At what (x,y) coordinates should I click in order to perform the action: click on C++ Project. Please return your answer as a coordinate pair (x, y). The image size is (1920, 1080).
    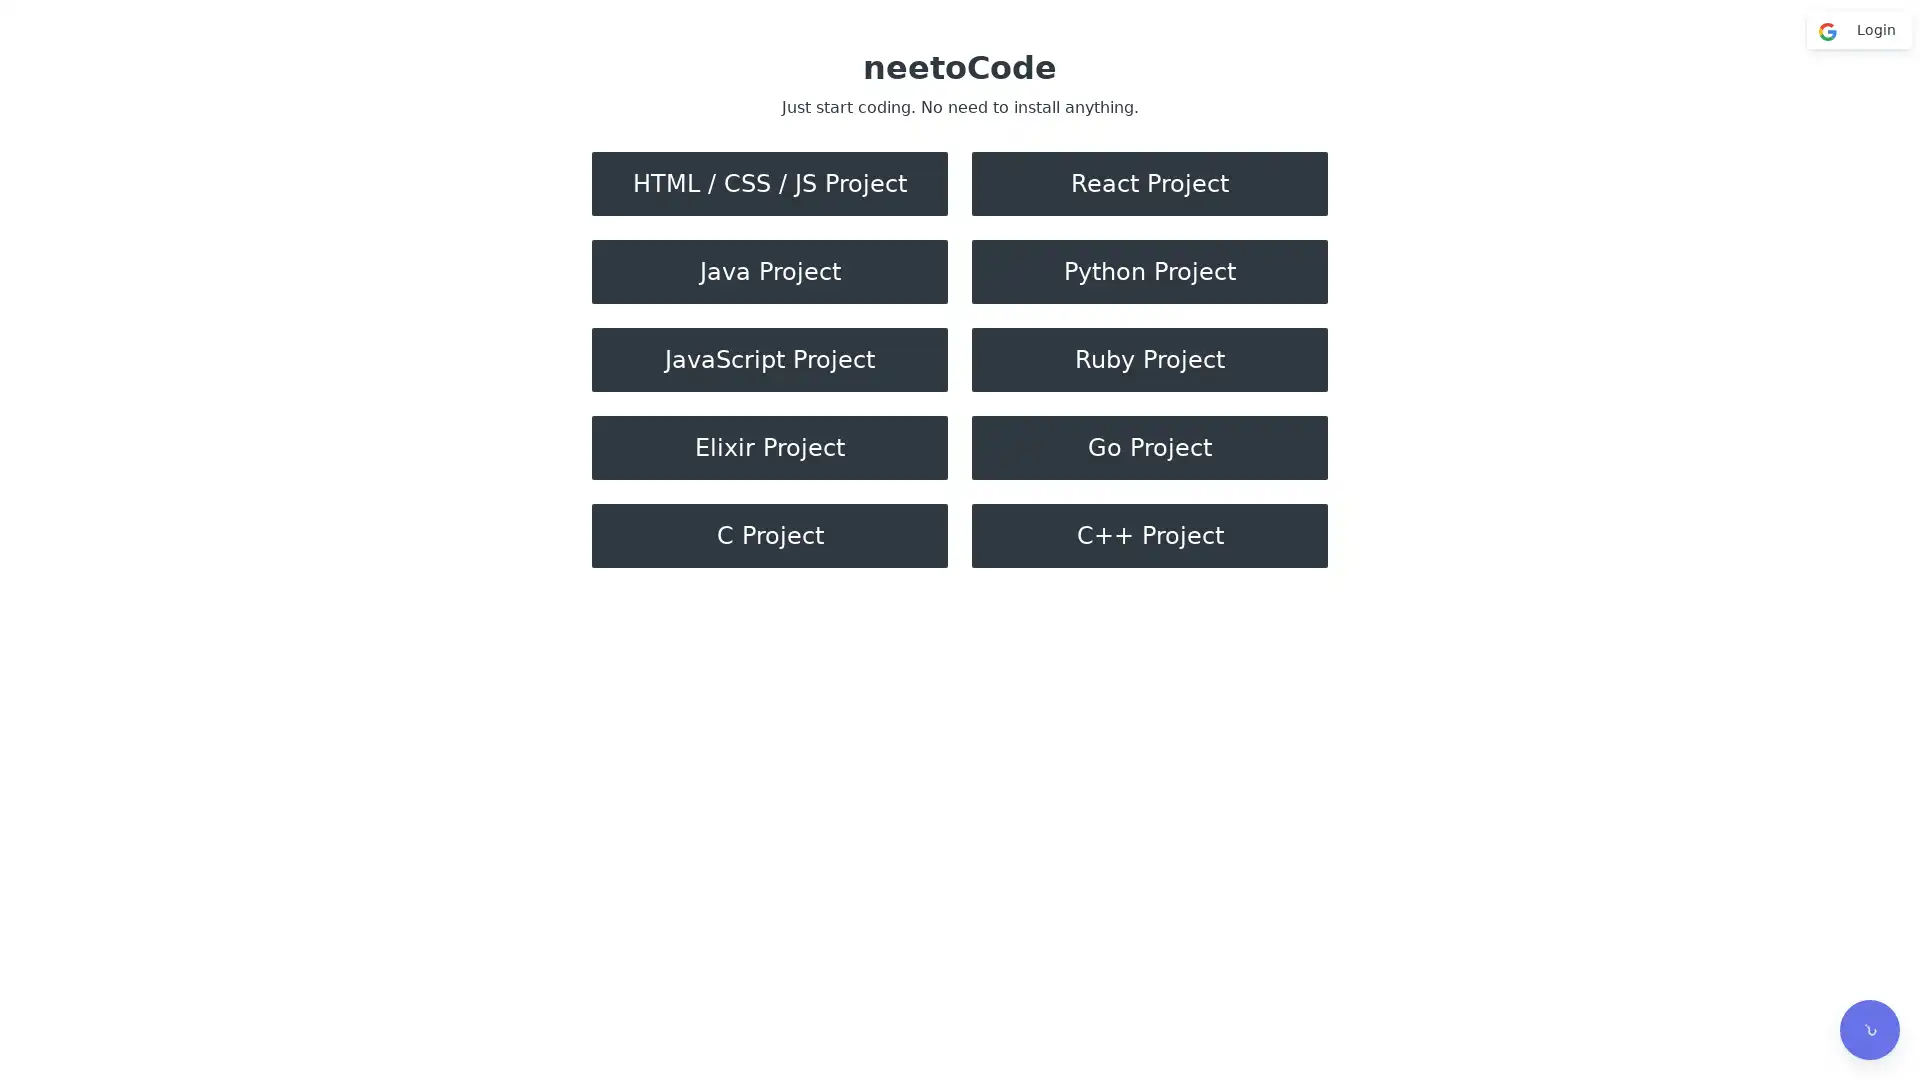
    Looking at the image, I should click on (1150, 535).